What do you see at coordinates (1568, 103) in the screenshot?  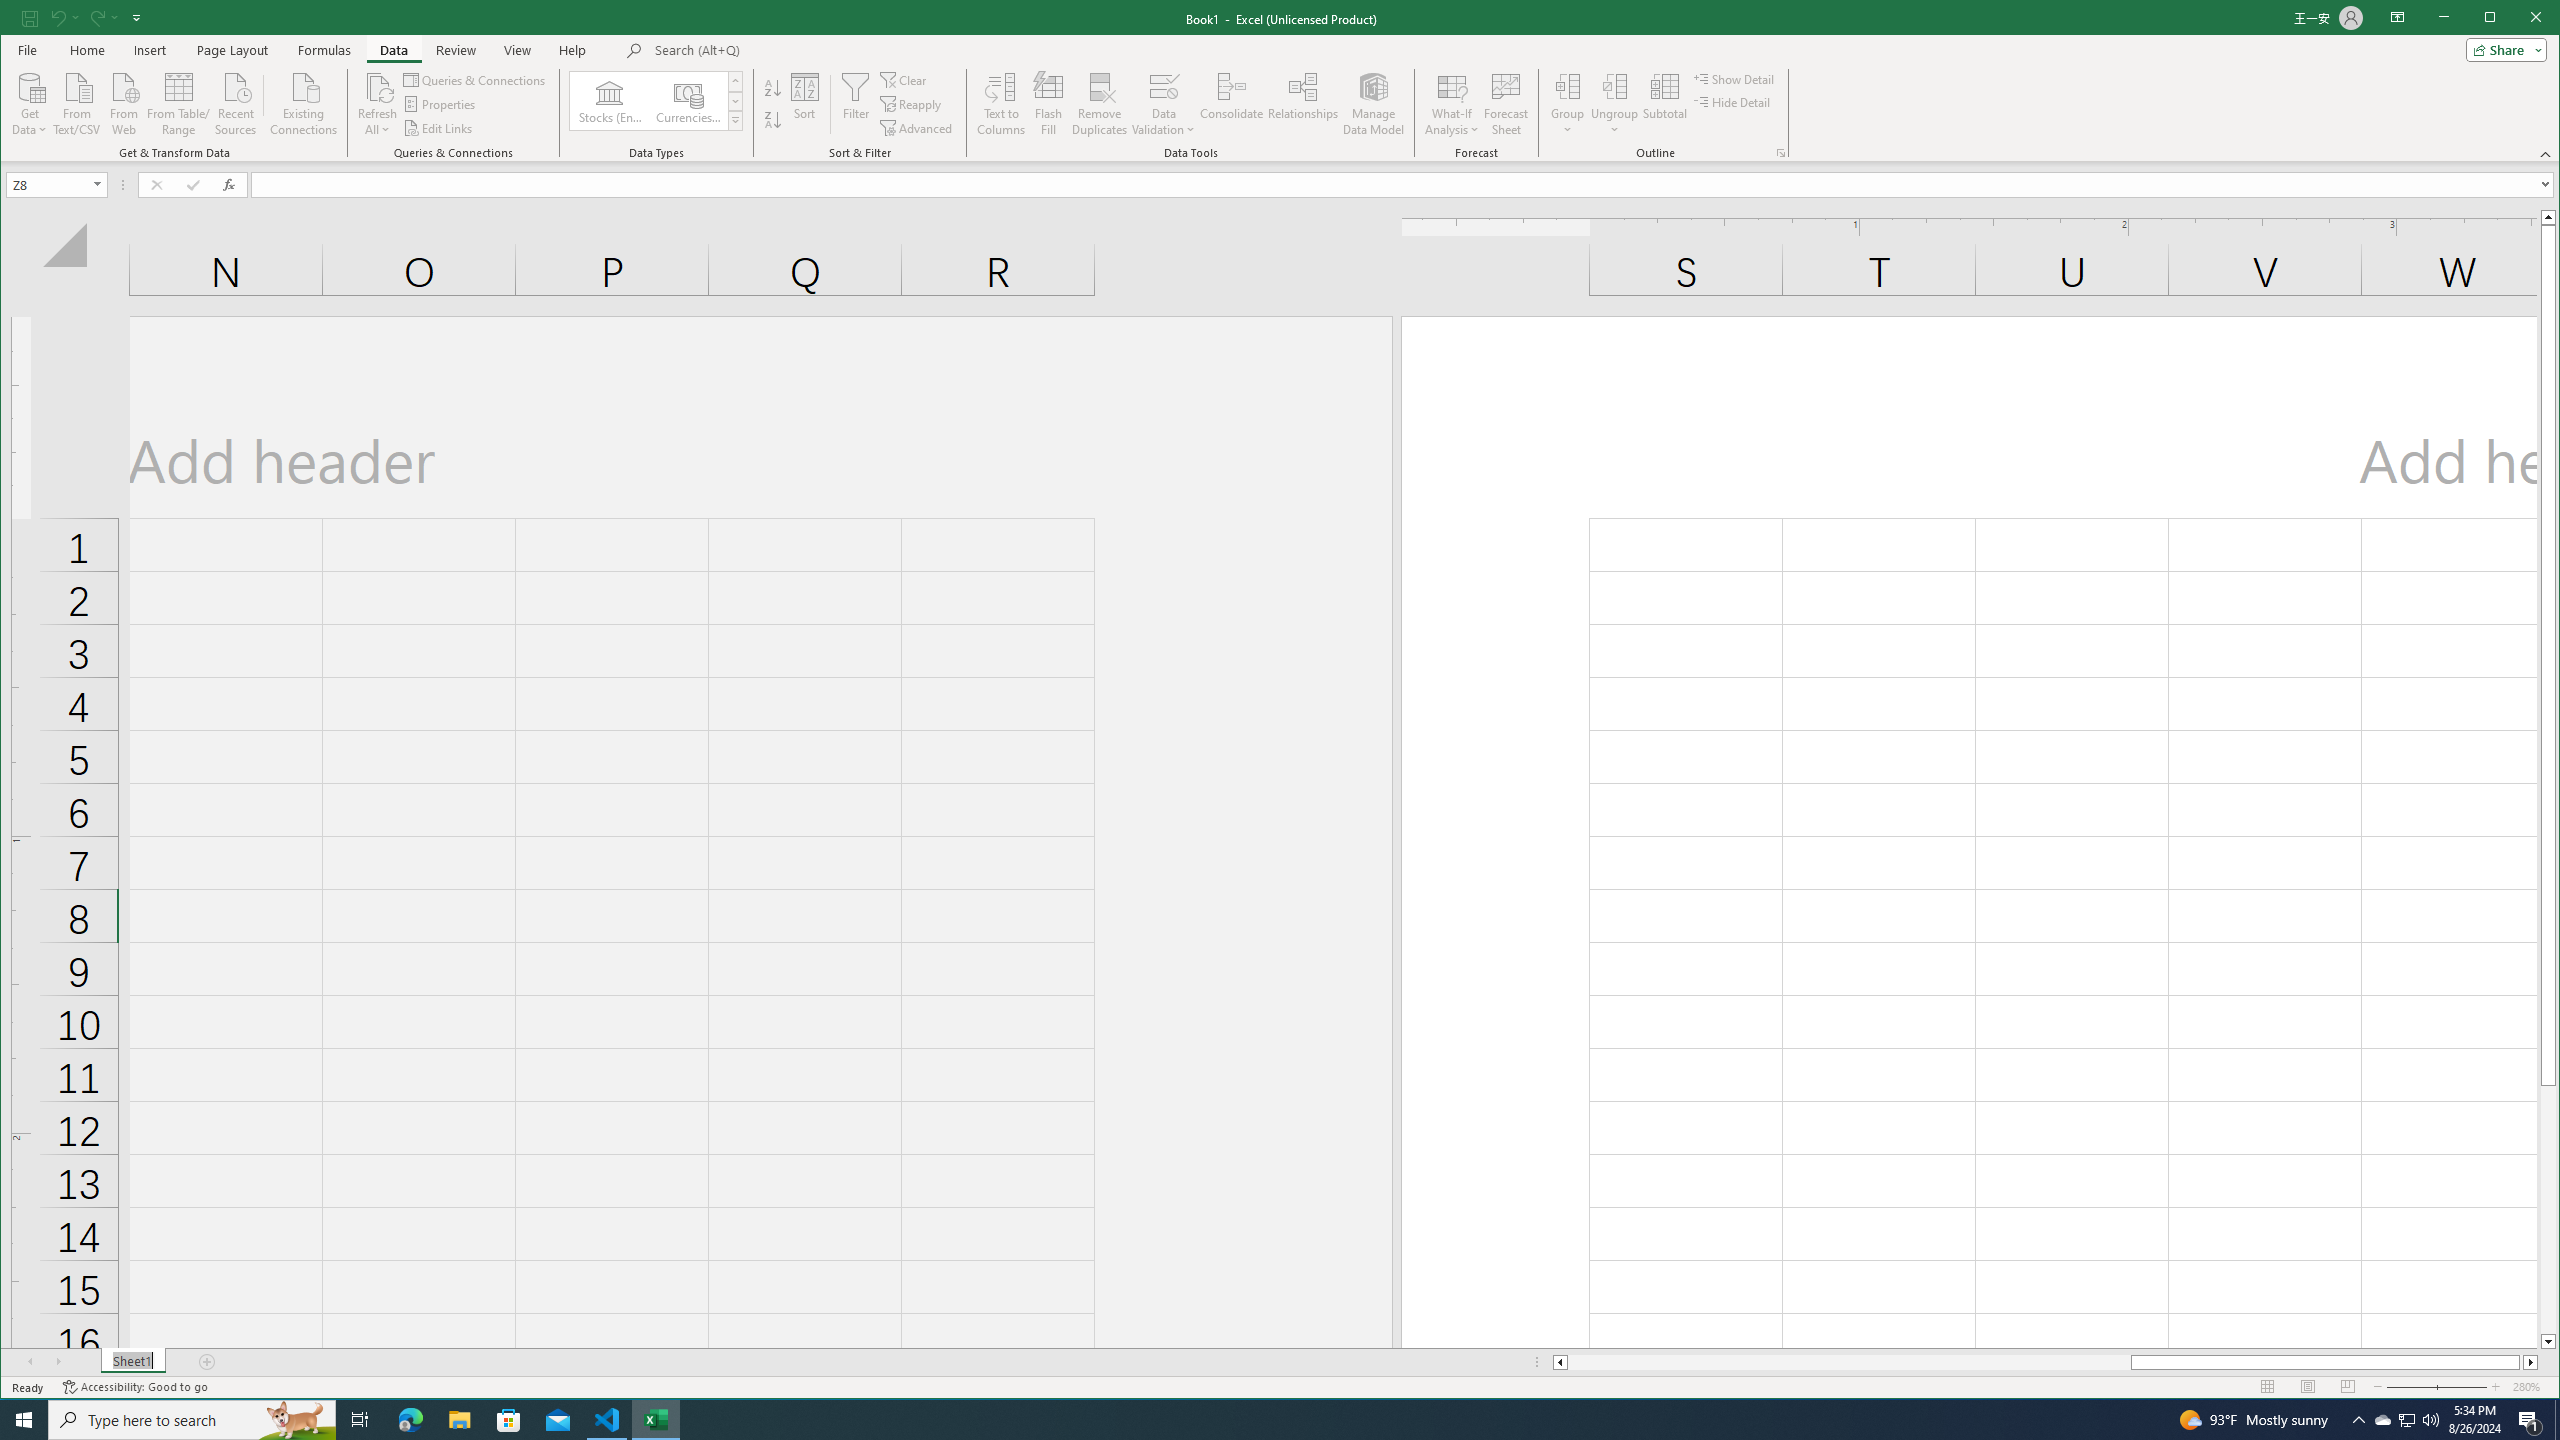 I see `'Group...'` at bounding box center [1568, 103].